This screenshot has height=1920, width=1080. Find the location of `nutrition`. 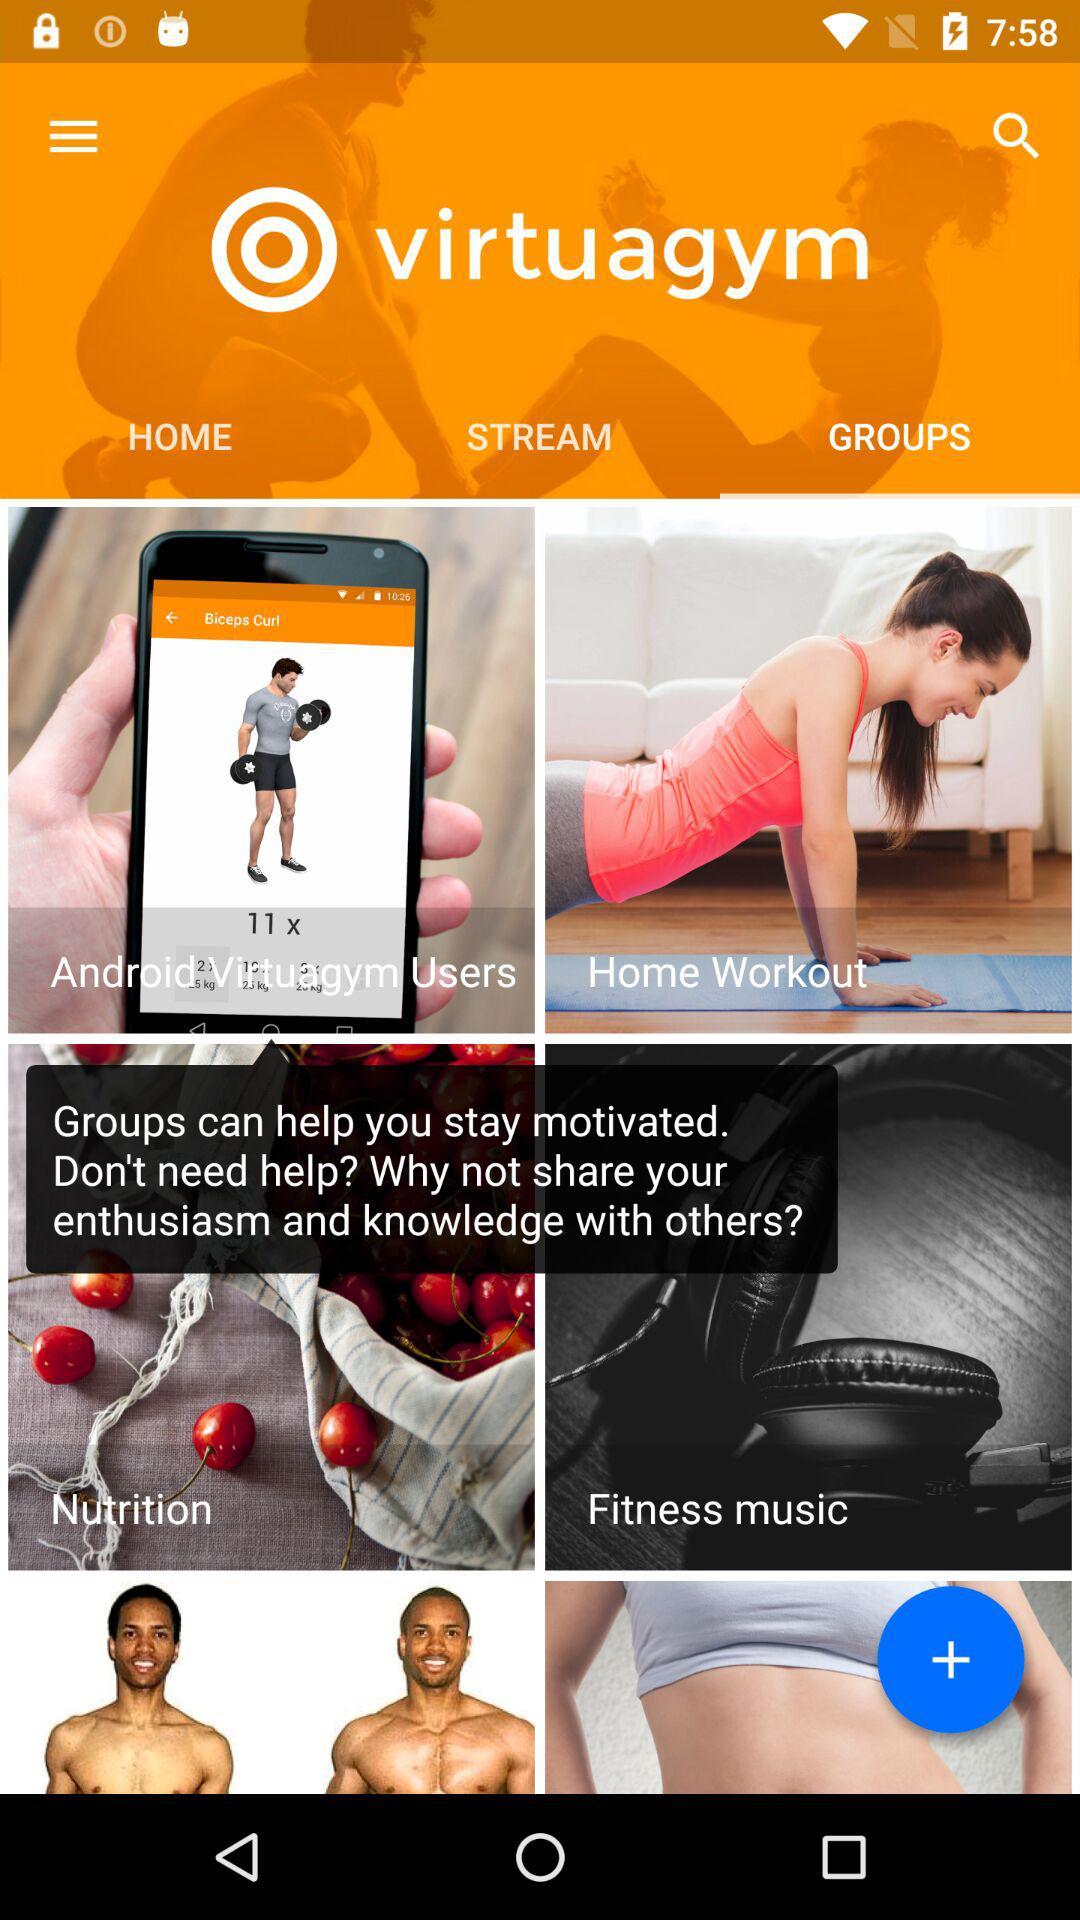

nutrition is located at coordinates (271, 1307).